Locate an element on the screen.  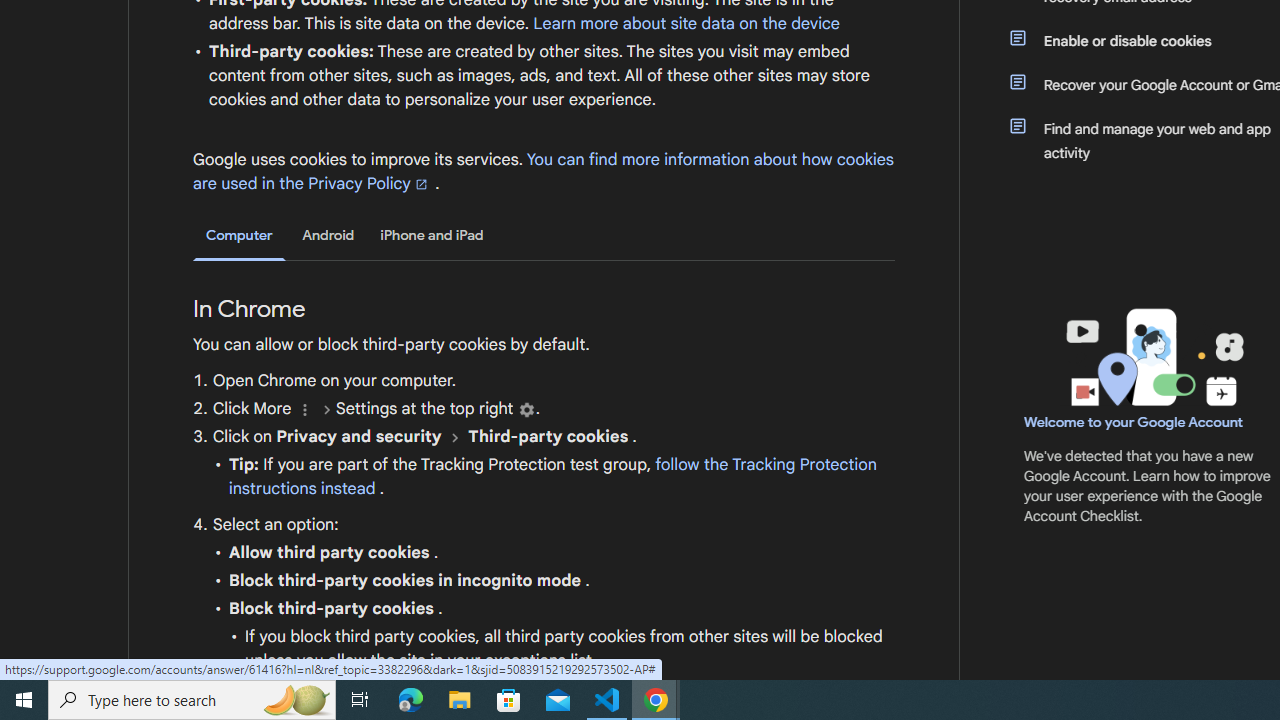
'More' is located at coordinates (303, 408).